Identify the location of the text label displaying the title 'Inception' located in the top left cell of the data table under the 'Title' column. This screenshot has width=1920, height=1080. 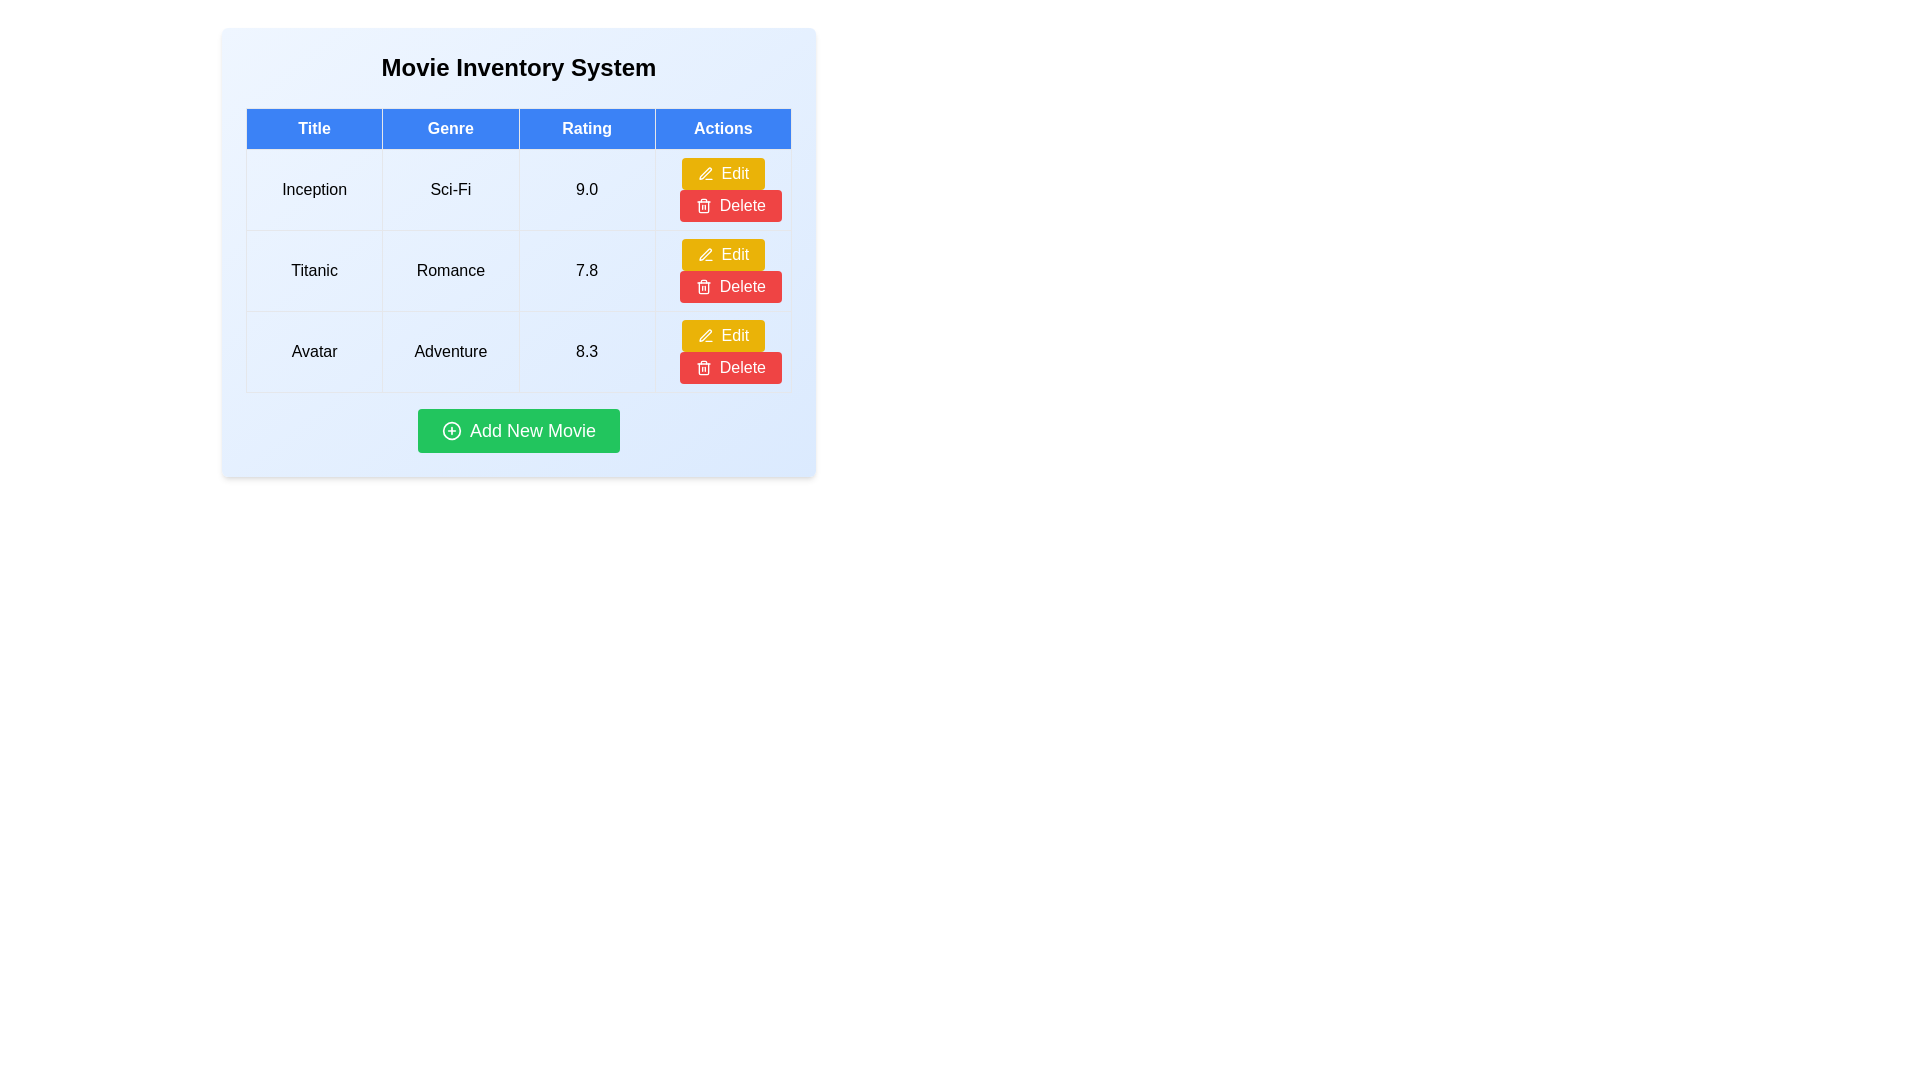
(313, 189).